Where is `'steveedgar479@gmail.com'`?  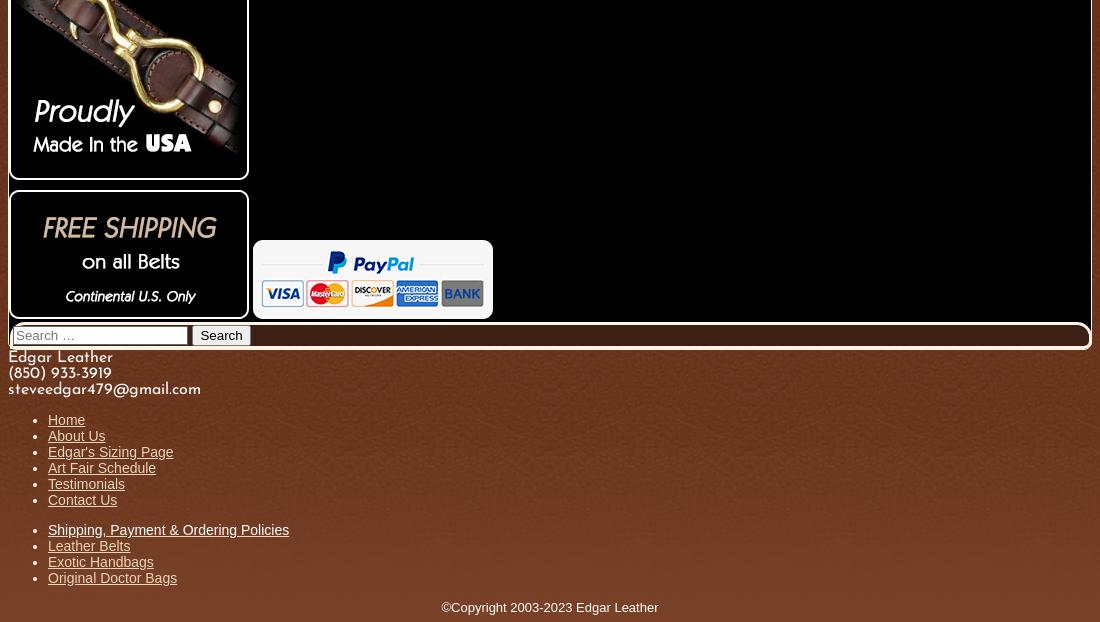 'steveedgar479@gmail.com' is located at coordinates (7, 389).